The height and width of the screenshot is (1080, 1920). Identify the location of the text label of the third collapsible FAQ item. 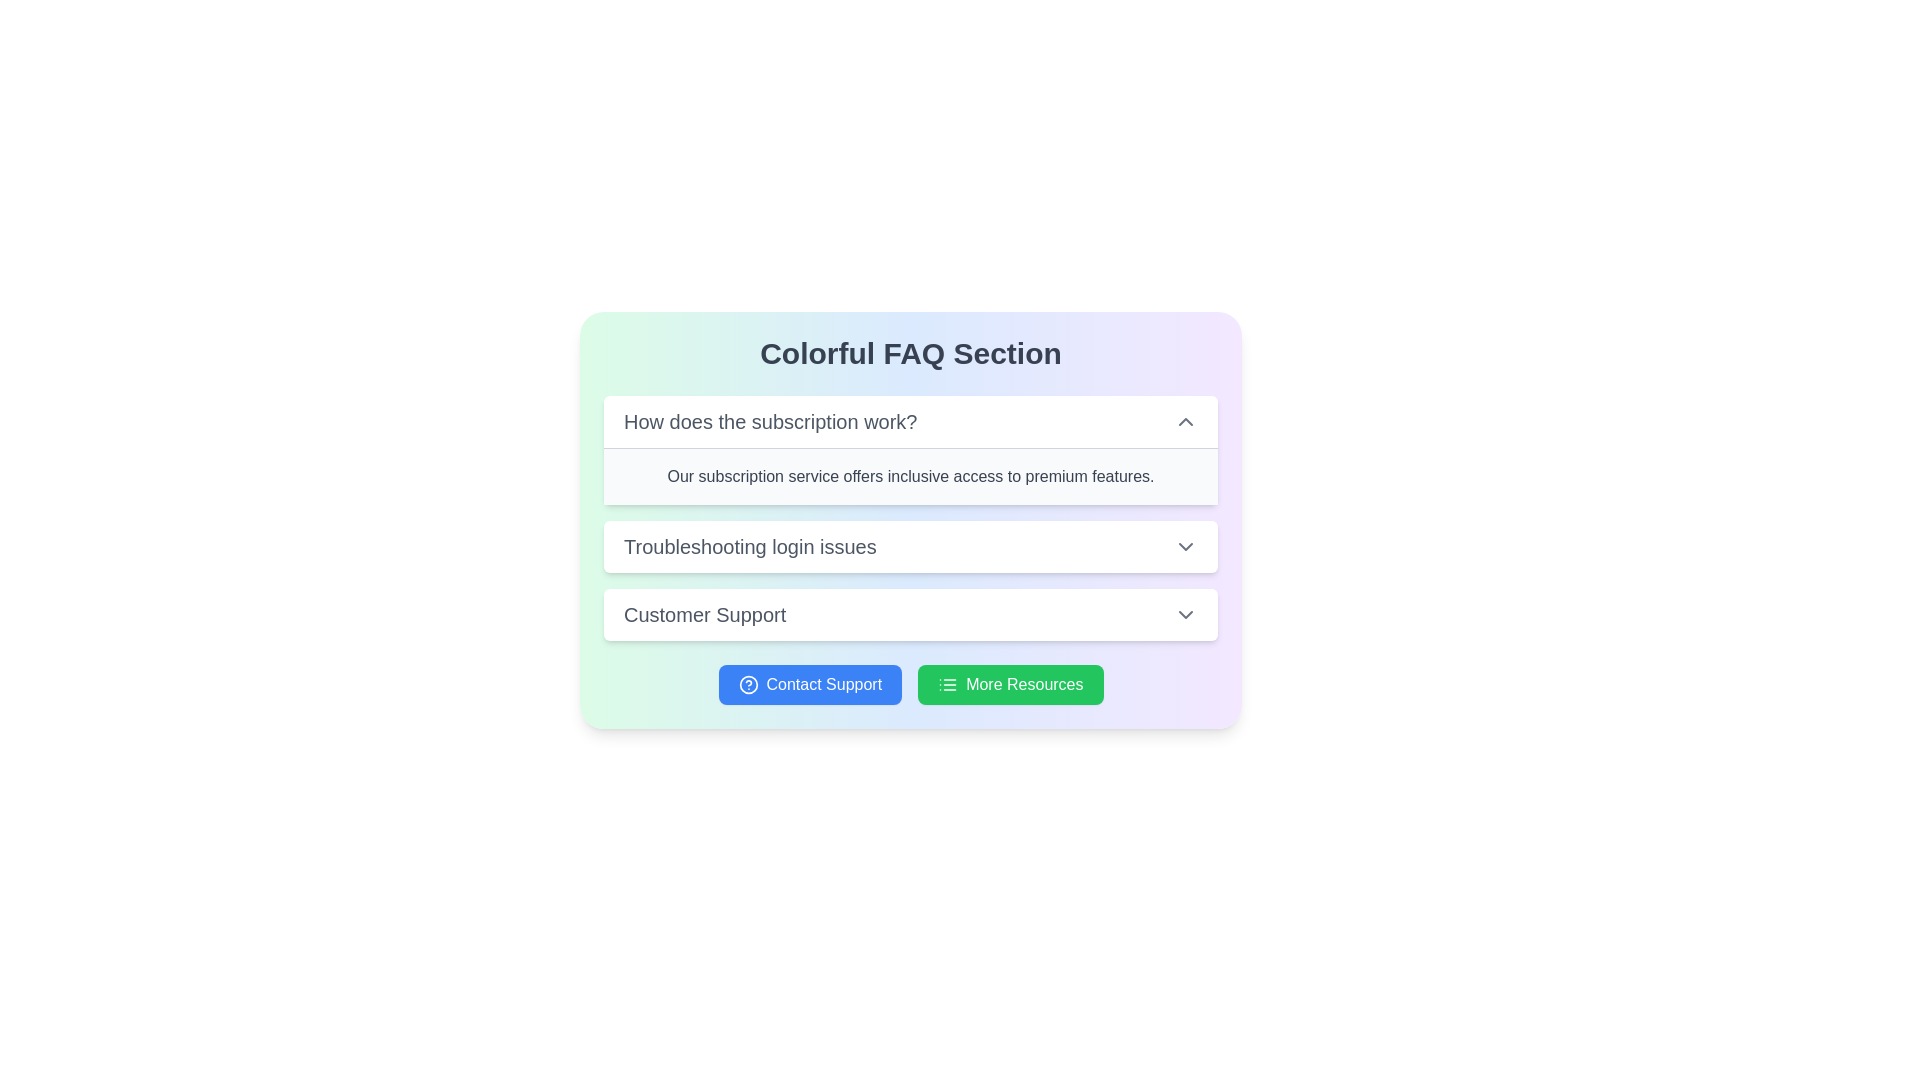
(705, 613).